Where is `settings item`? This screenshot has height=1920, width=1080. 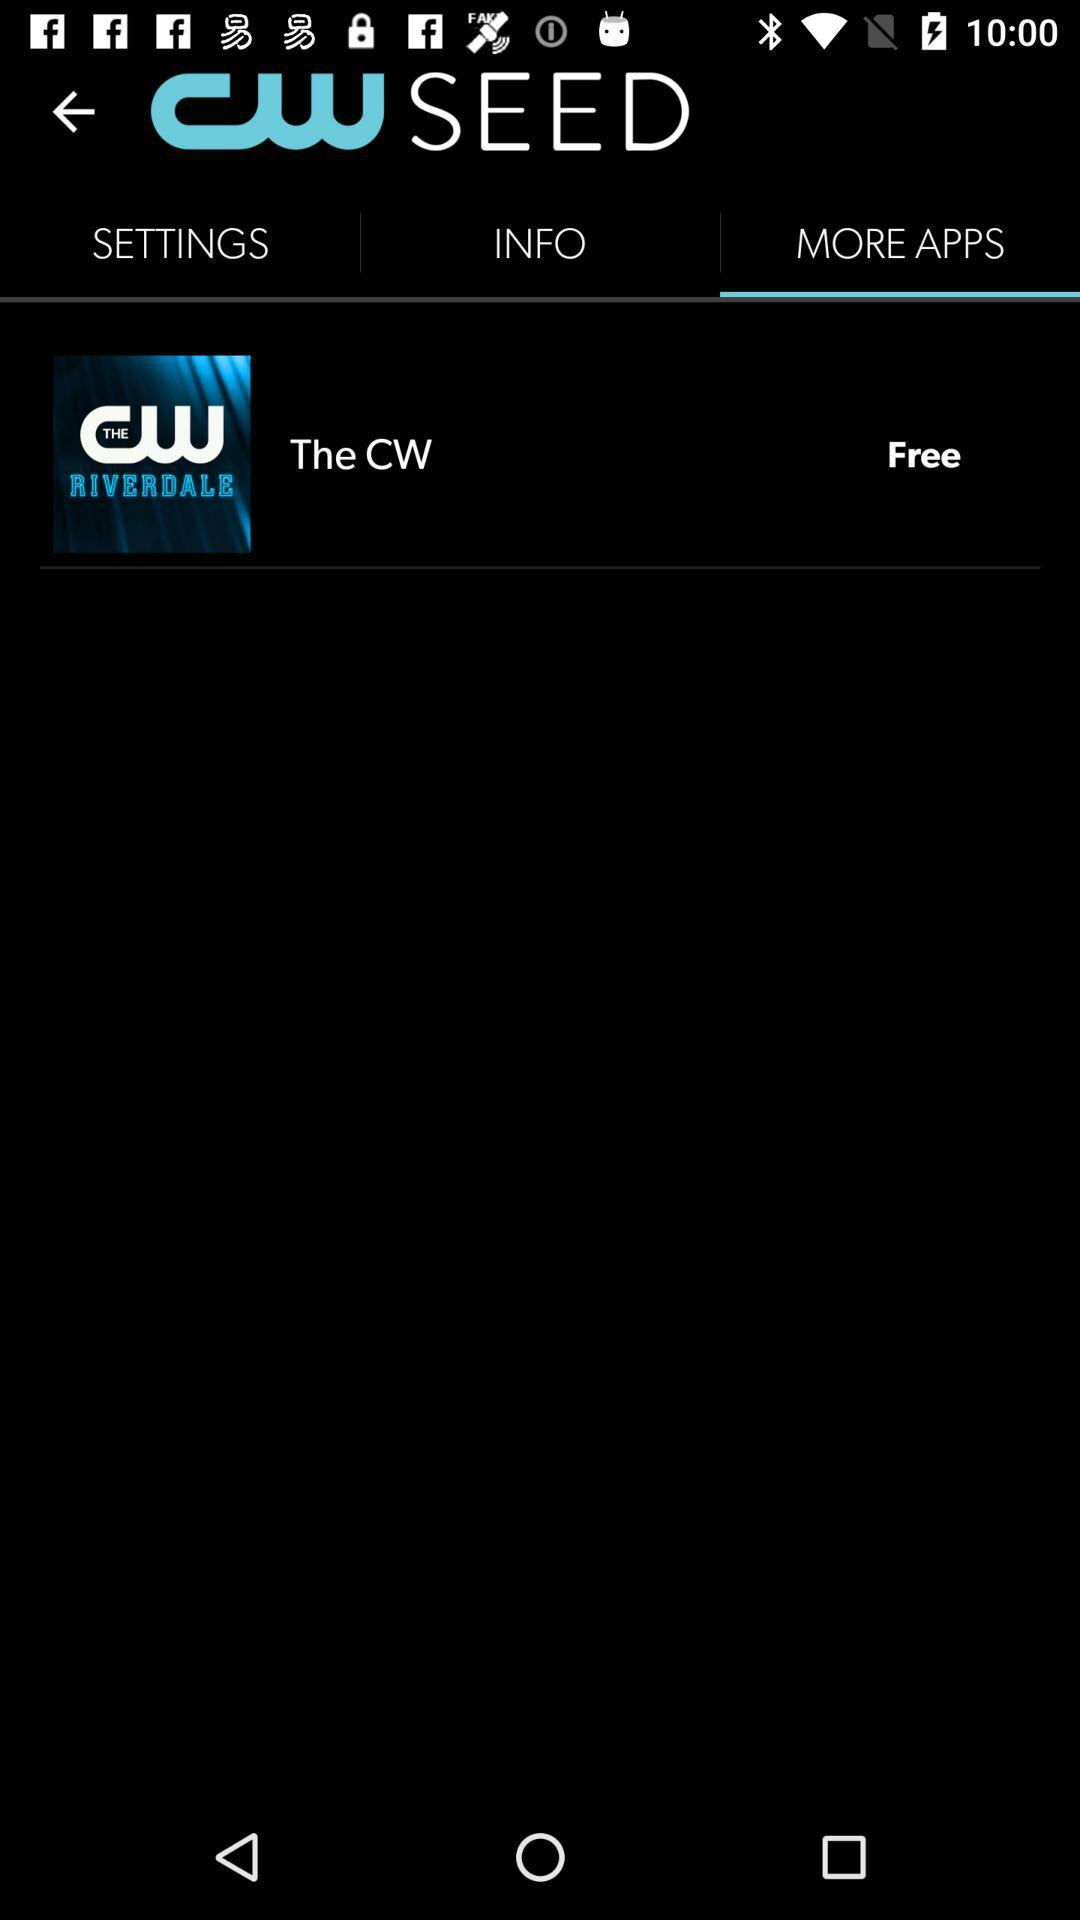
settings item is located at coordinates (180, 242).